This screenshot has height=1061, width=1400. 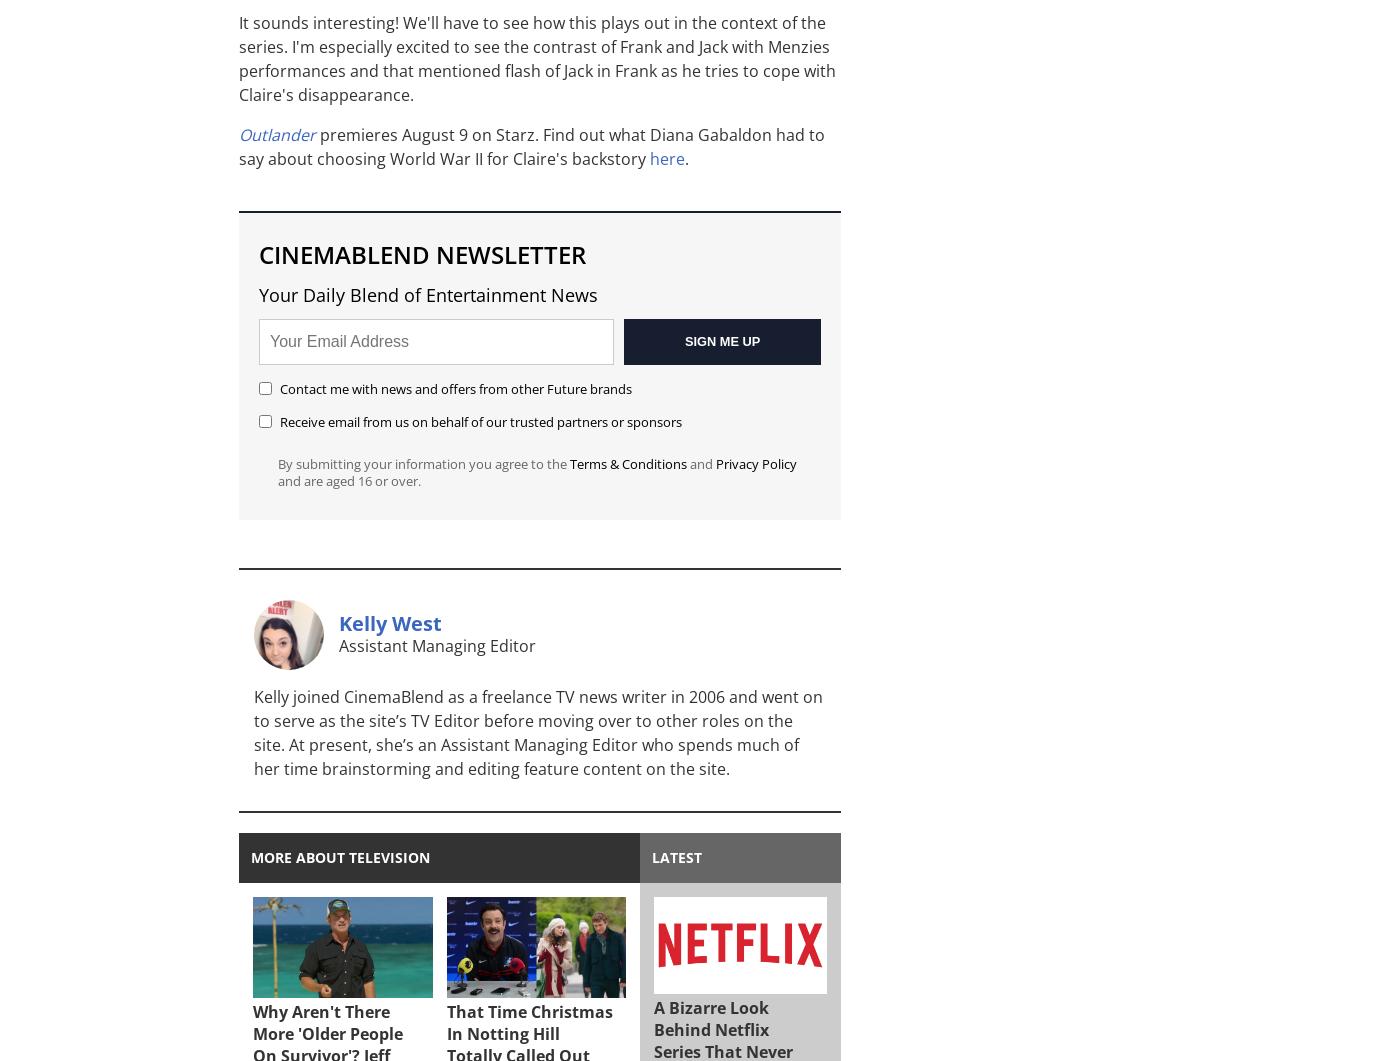 I want to click on 'It sounds interesting! We'll have to see how this plays out in the context of the series. I'm especially excited to see the contrast of Frank and Jack with Menzies performances and that mentioned flash of Jack in Frank as he tries to cope with Claire's disappearance.', so click(x=537, y=58).